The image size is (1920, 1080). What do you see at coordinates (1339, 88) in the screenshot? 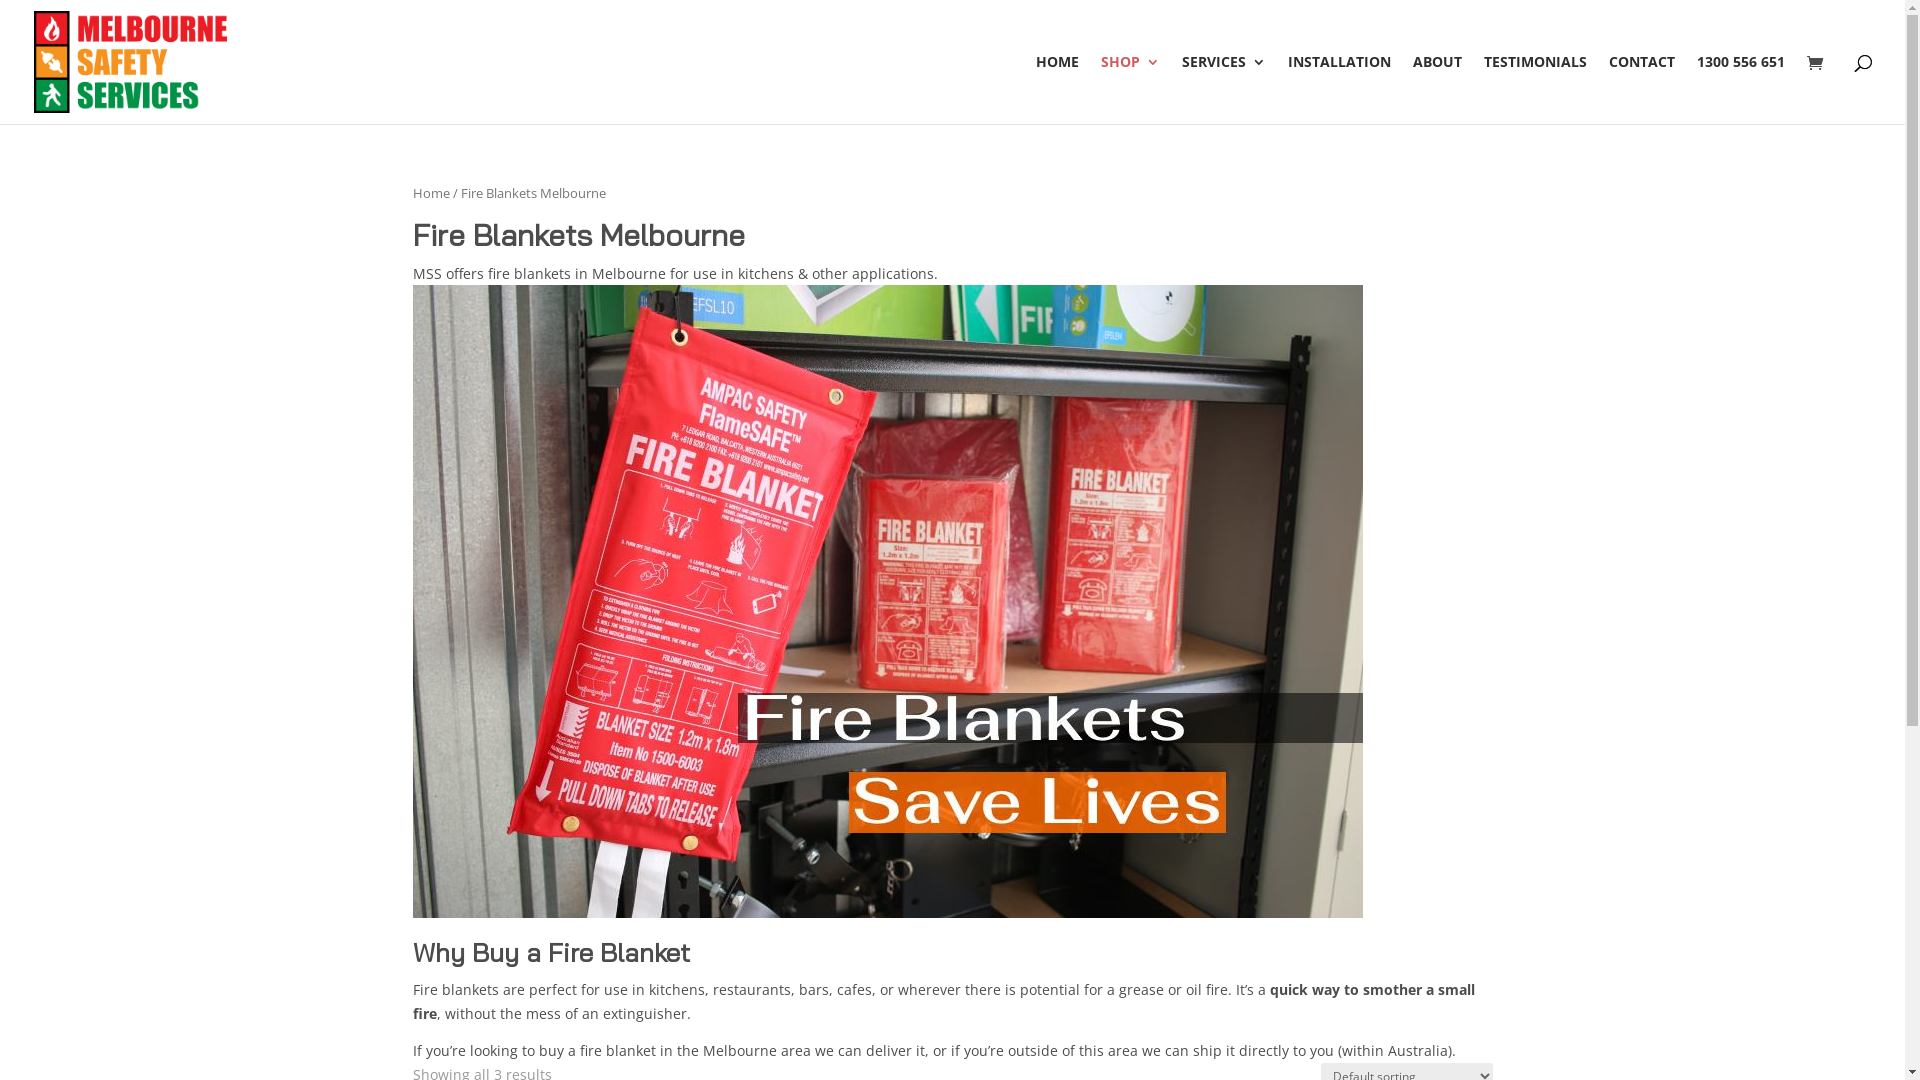
I see `'INSTALLATION'` at bounding box center [1339, 88].